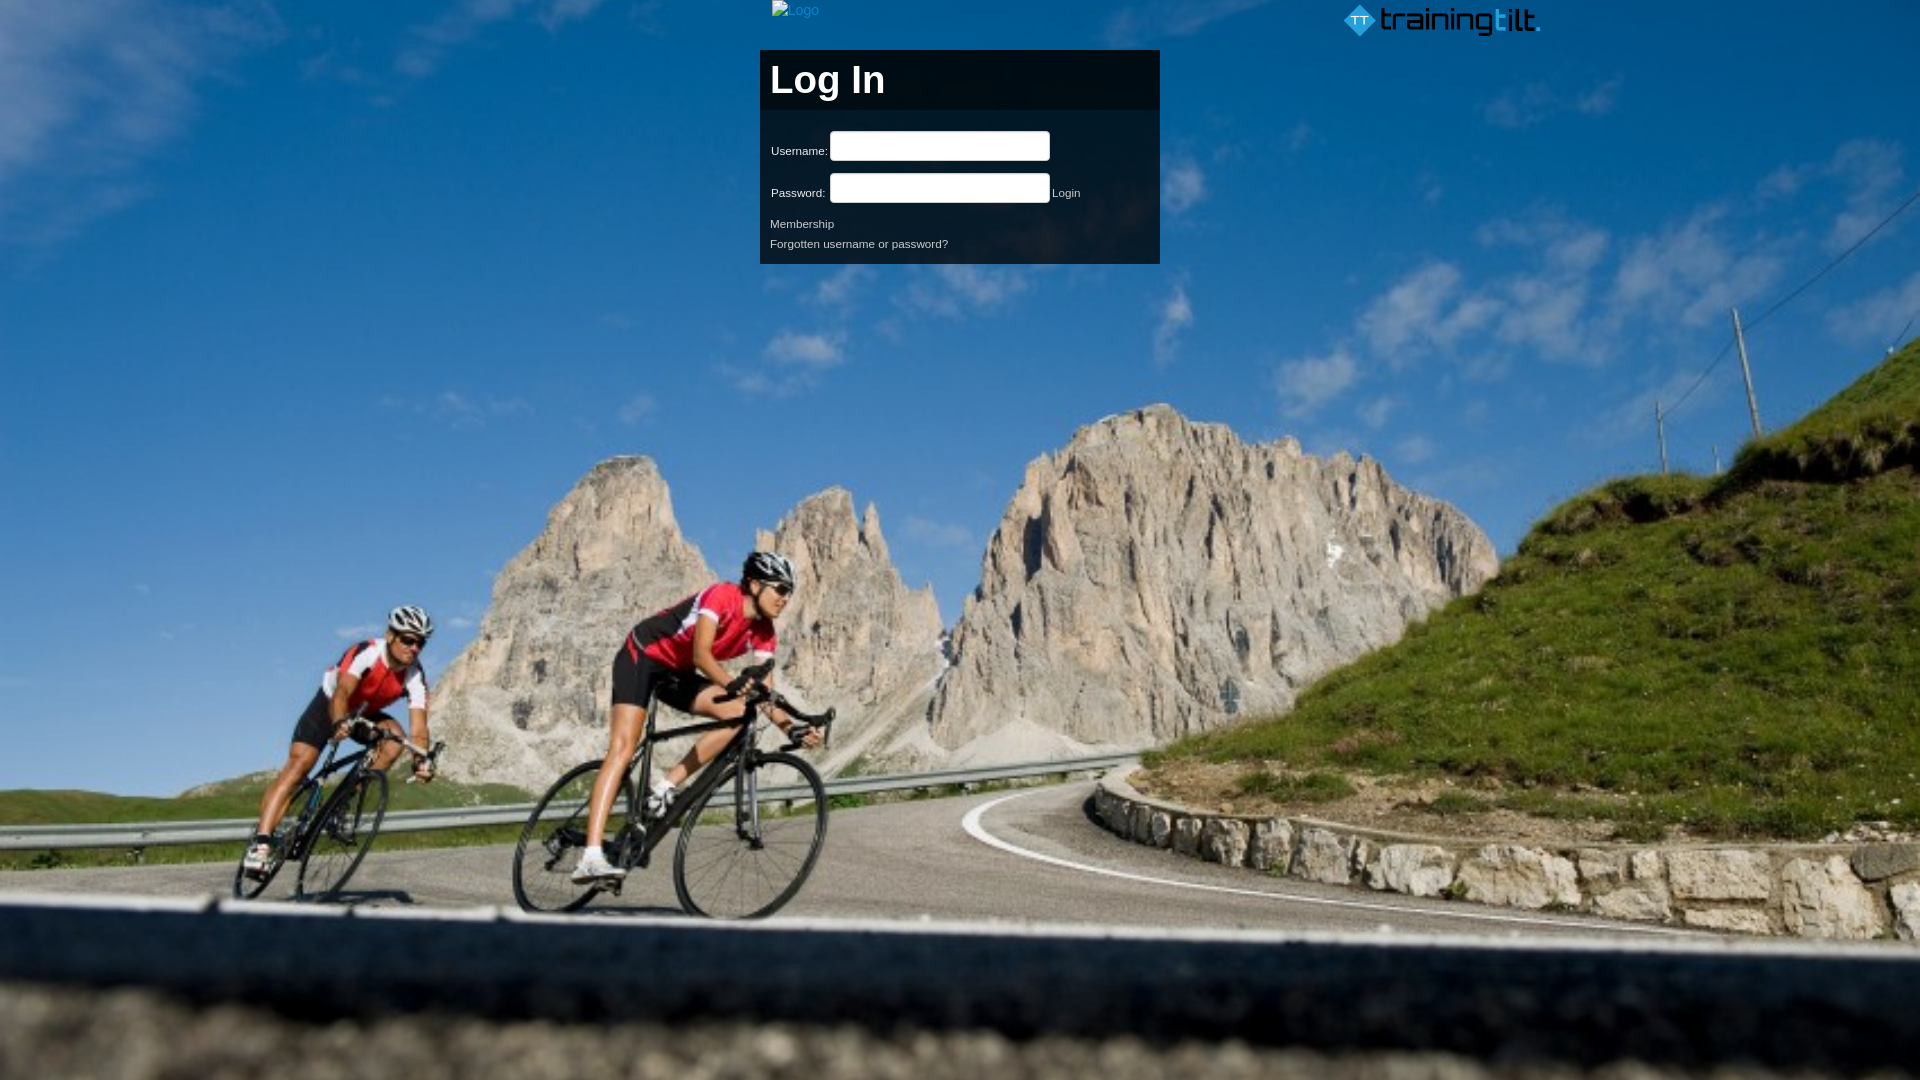 This screenshot has width=1920, height=1080. I want to click on 'Forgotten username or password?', so click(768, 242).